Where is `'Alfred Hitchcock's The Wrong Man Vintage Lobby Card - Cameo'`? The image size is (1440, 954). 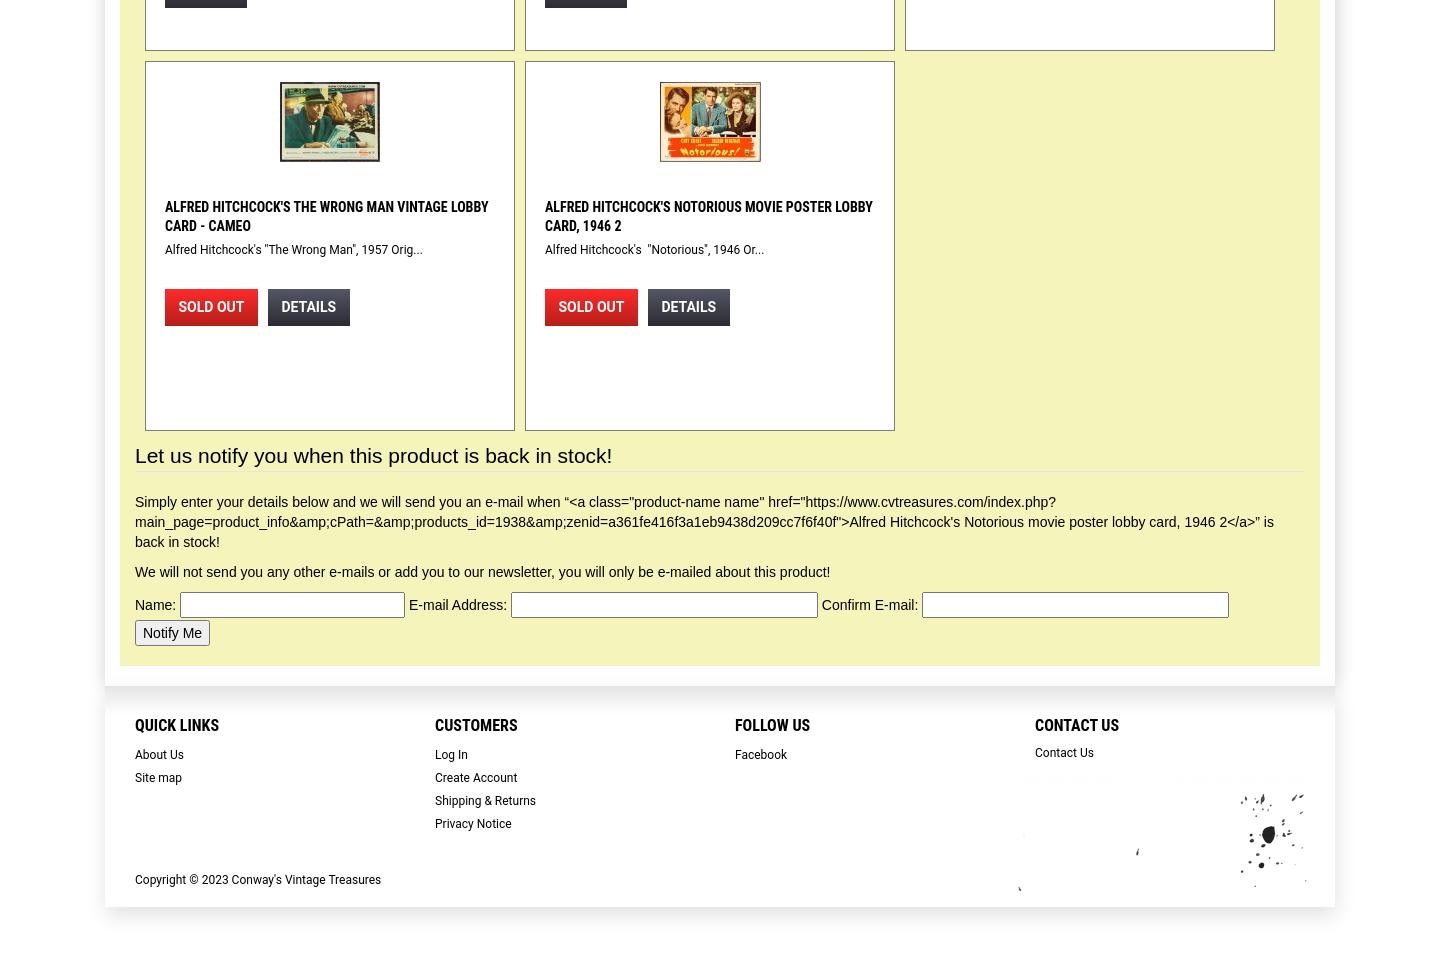 'Alfred Hitchcock's The Wrong Man Vintage Lobby Card - Cameo' is located at coordinates (326, 215).